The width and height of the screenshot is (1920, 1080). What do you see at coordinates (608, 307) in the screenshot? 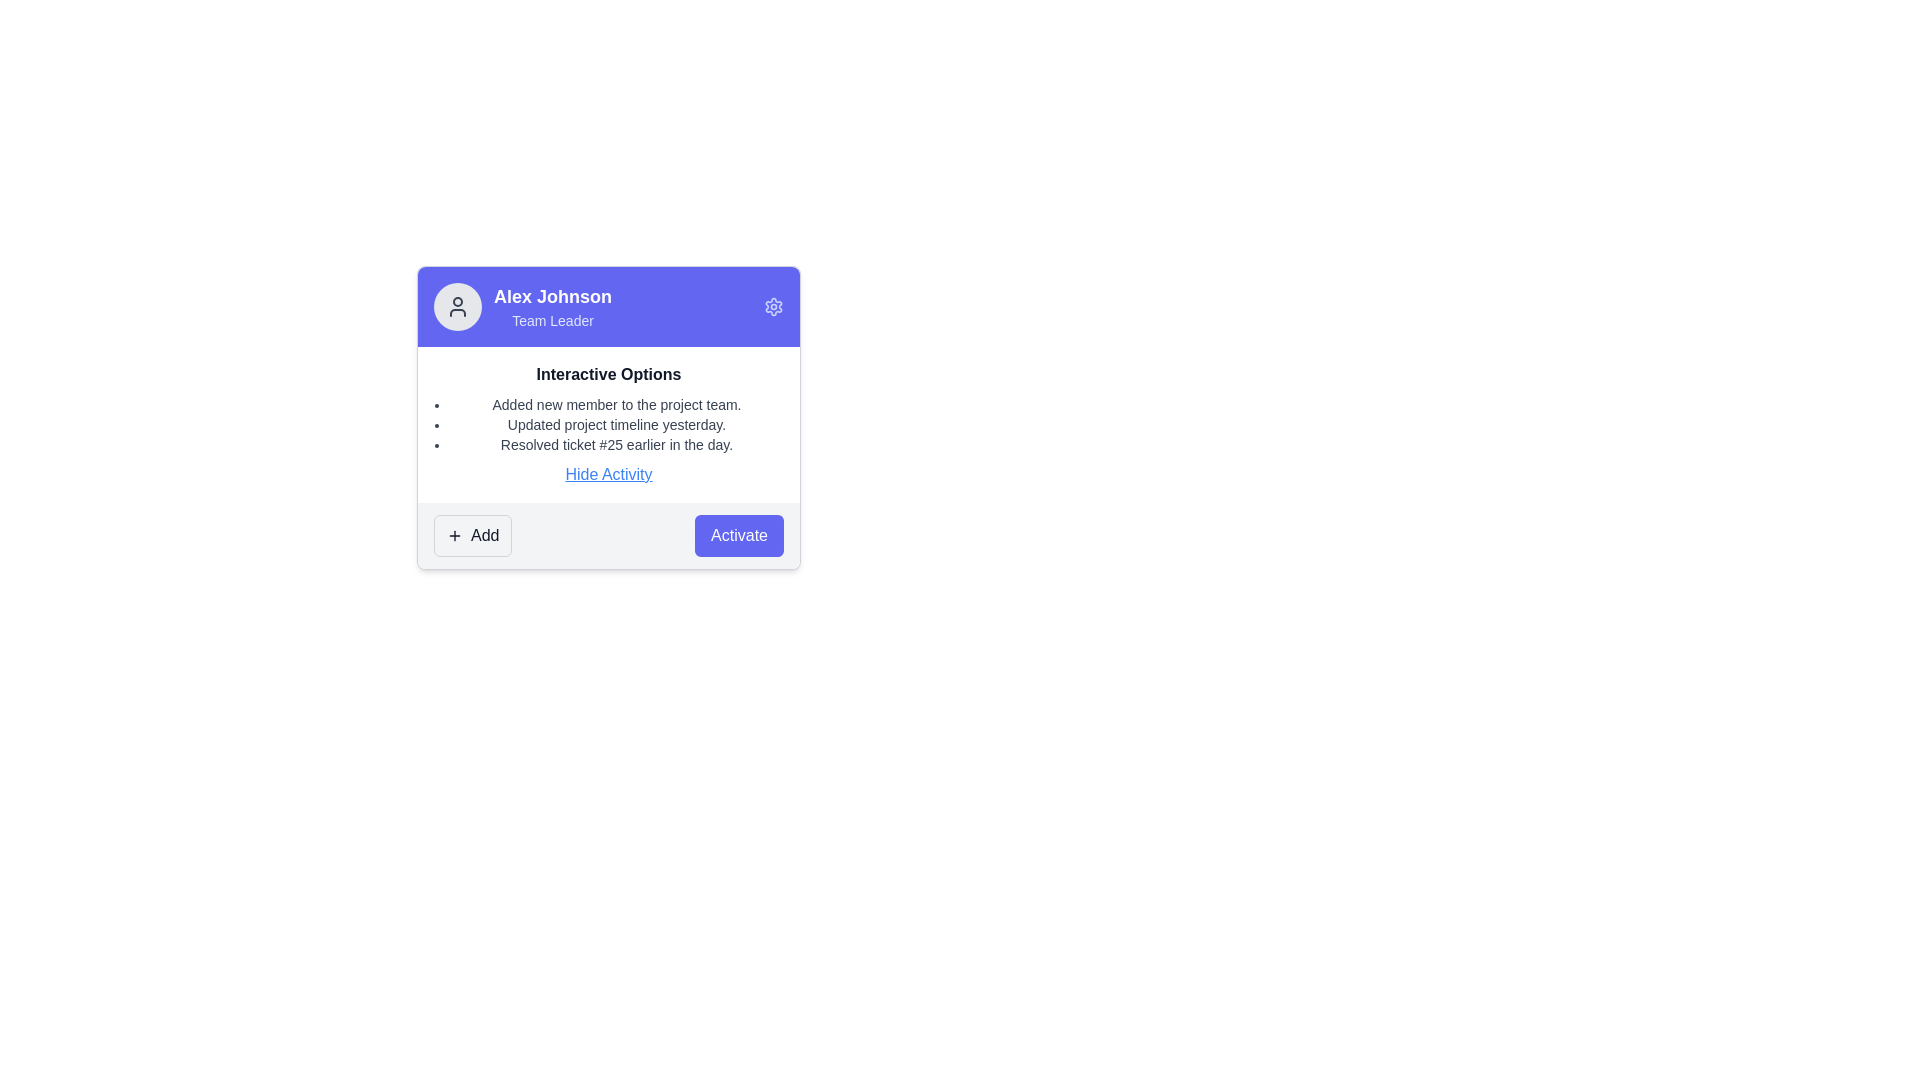
I see `the Header section of the card, which features a purple-tinted background with the name 'Alex Johnson' in bold and a subtitle 'Team Leader', along with circular and gear icons on the left and right respectively` at bounding box center [608, 307].